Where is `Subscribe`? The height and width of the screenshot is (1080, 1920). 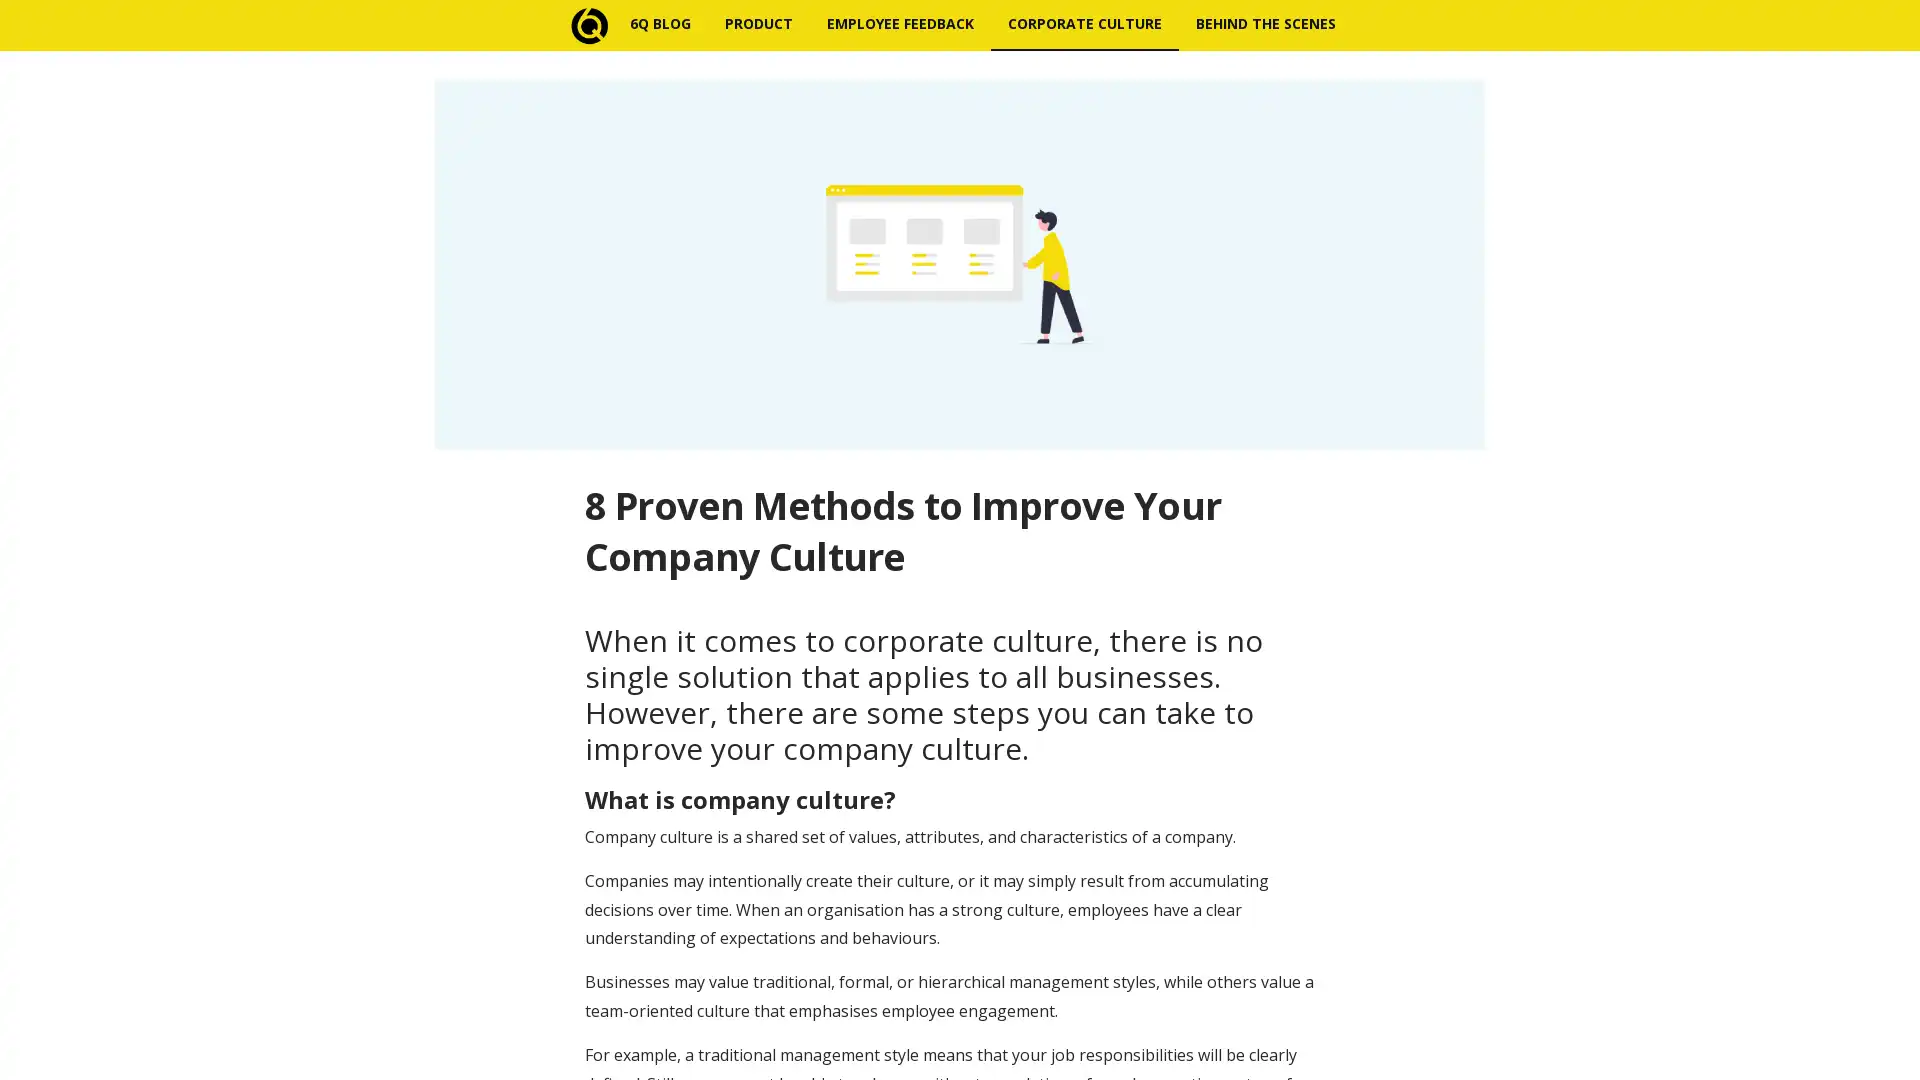
Subscribe is located at coordinates (1180, 1051).